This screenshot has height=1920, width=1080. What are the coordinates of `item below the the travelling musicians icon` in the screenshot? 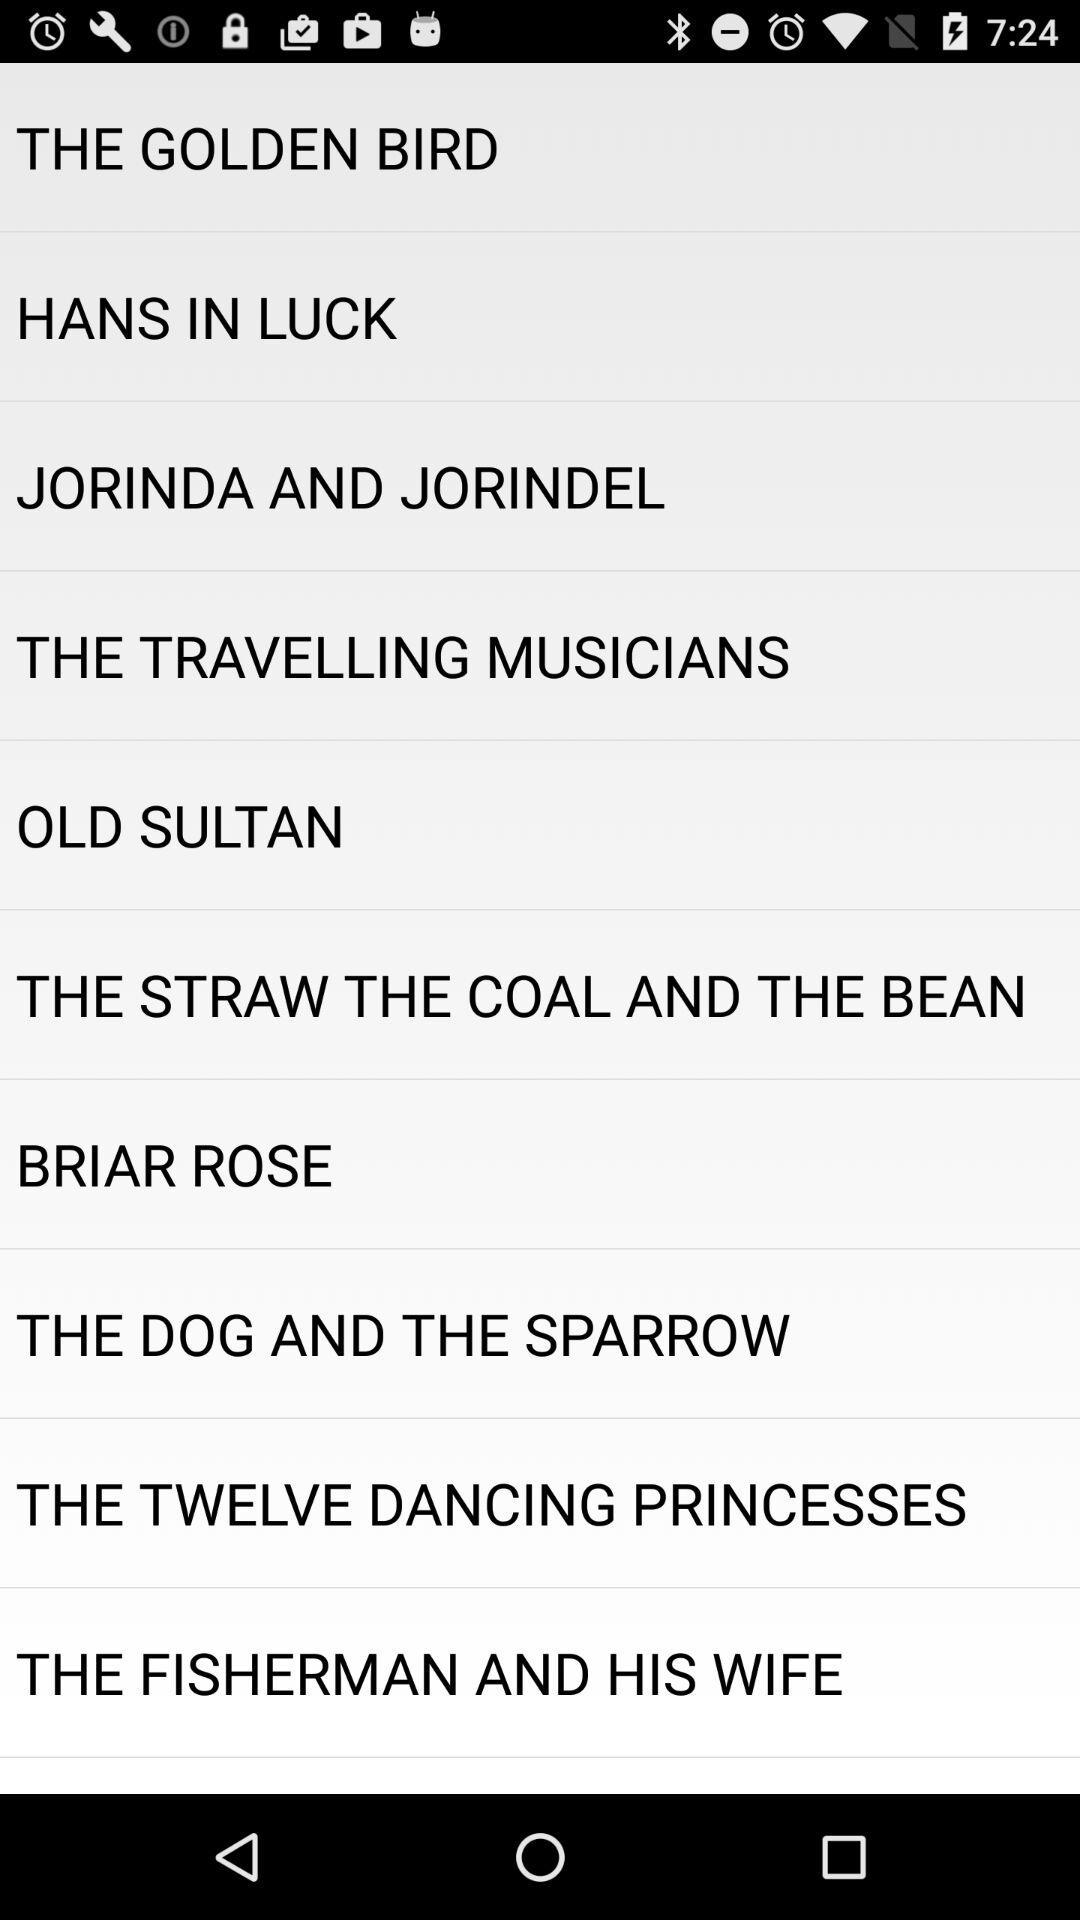 It's located at (540, 825).